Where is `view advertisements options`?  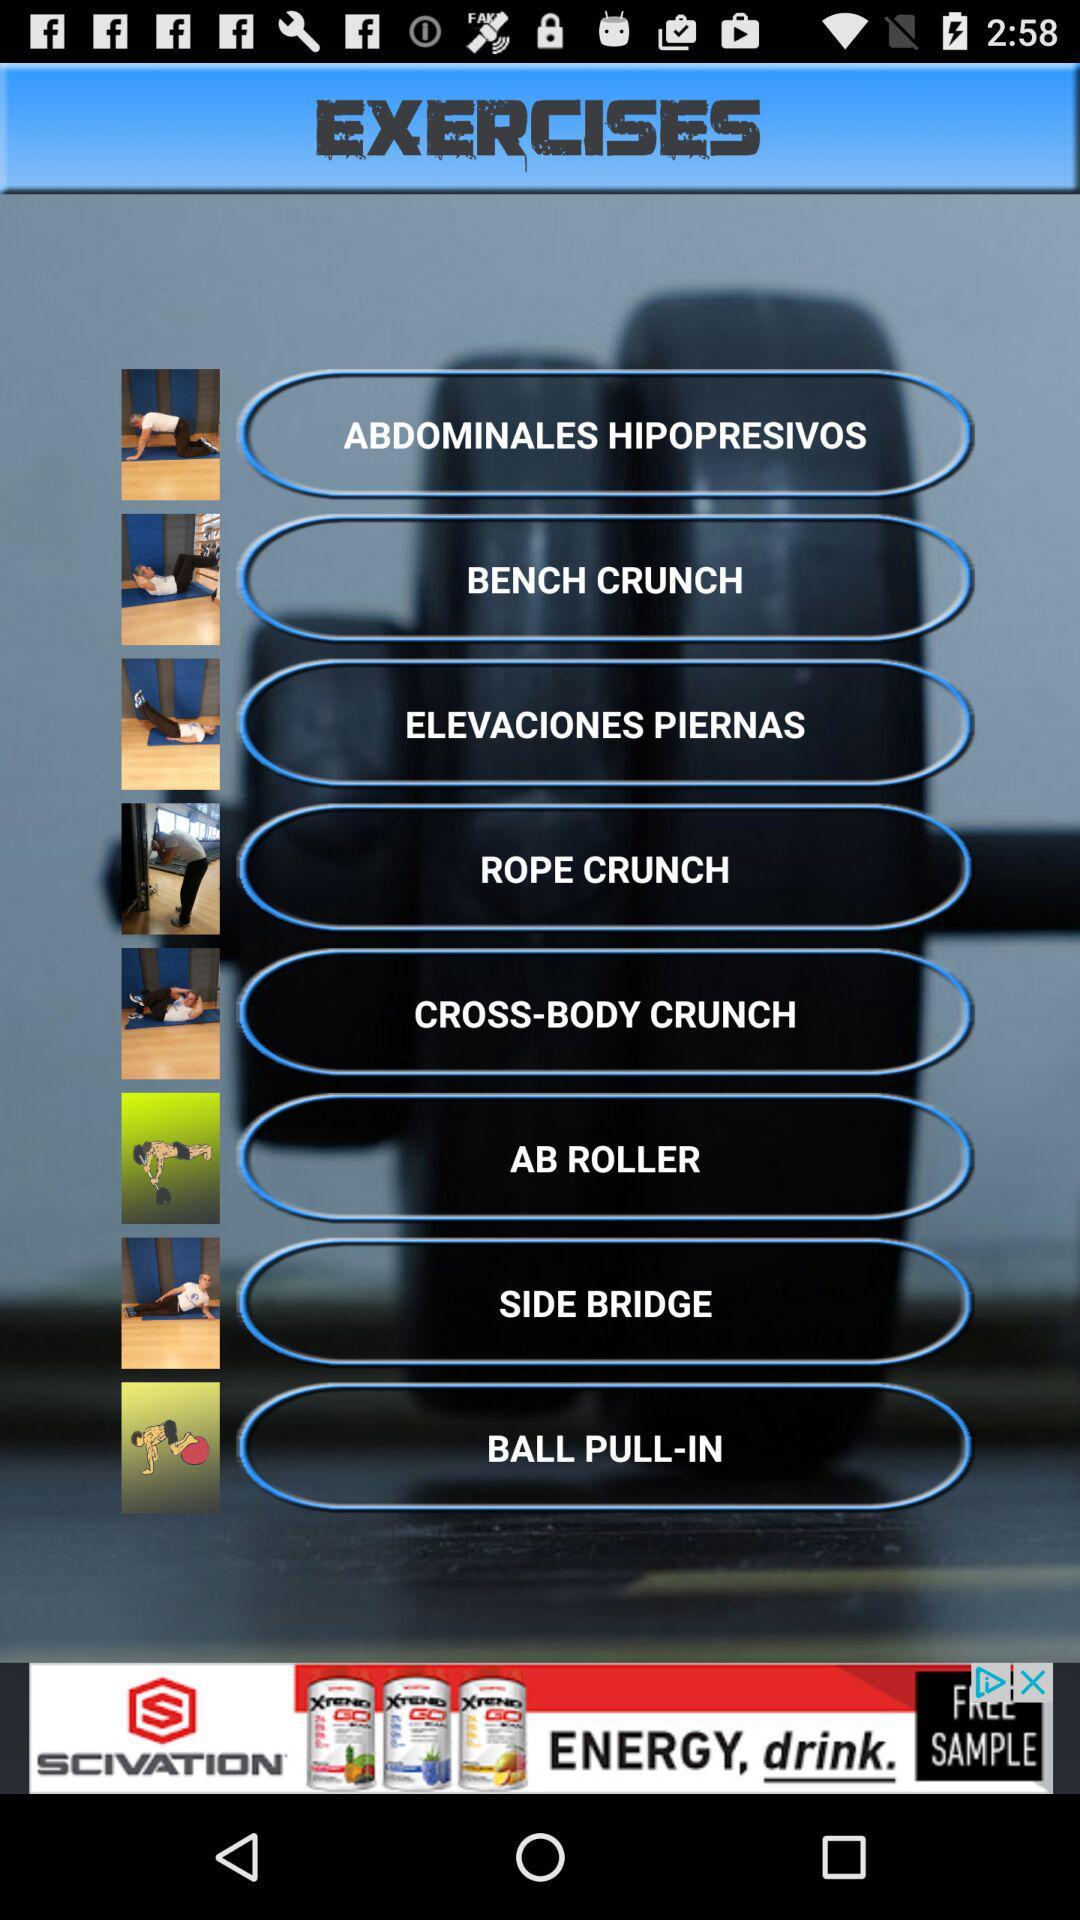
view advertisements options is located at coordinates (540, 1727).